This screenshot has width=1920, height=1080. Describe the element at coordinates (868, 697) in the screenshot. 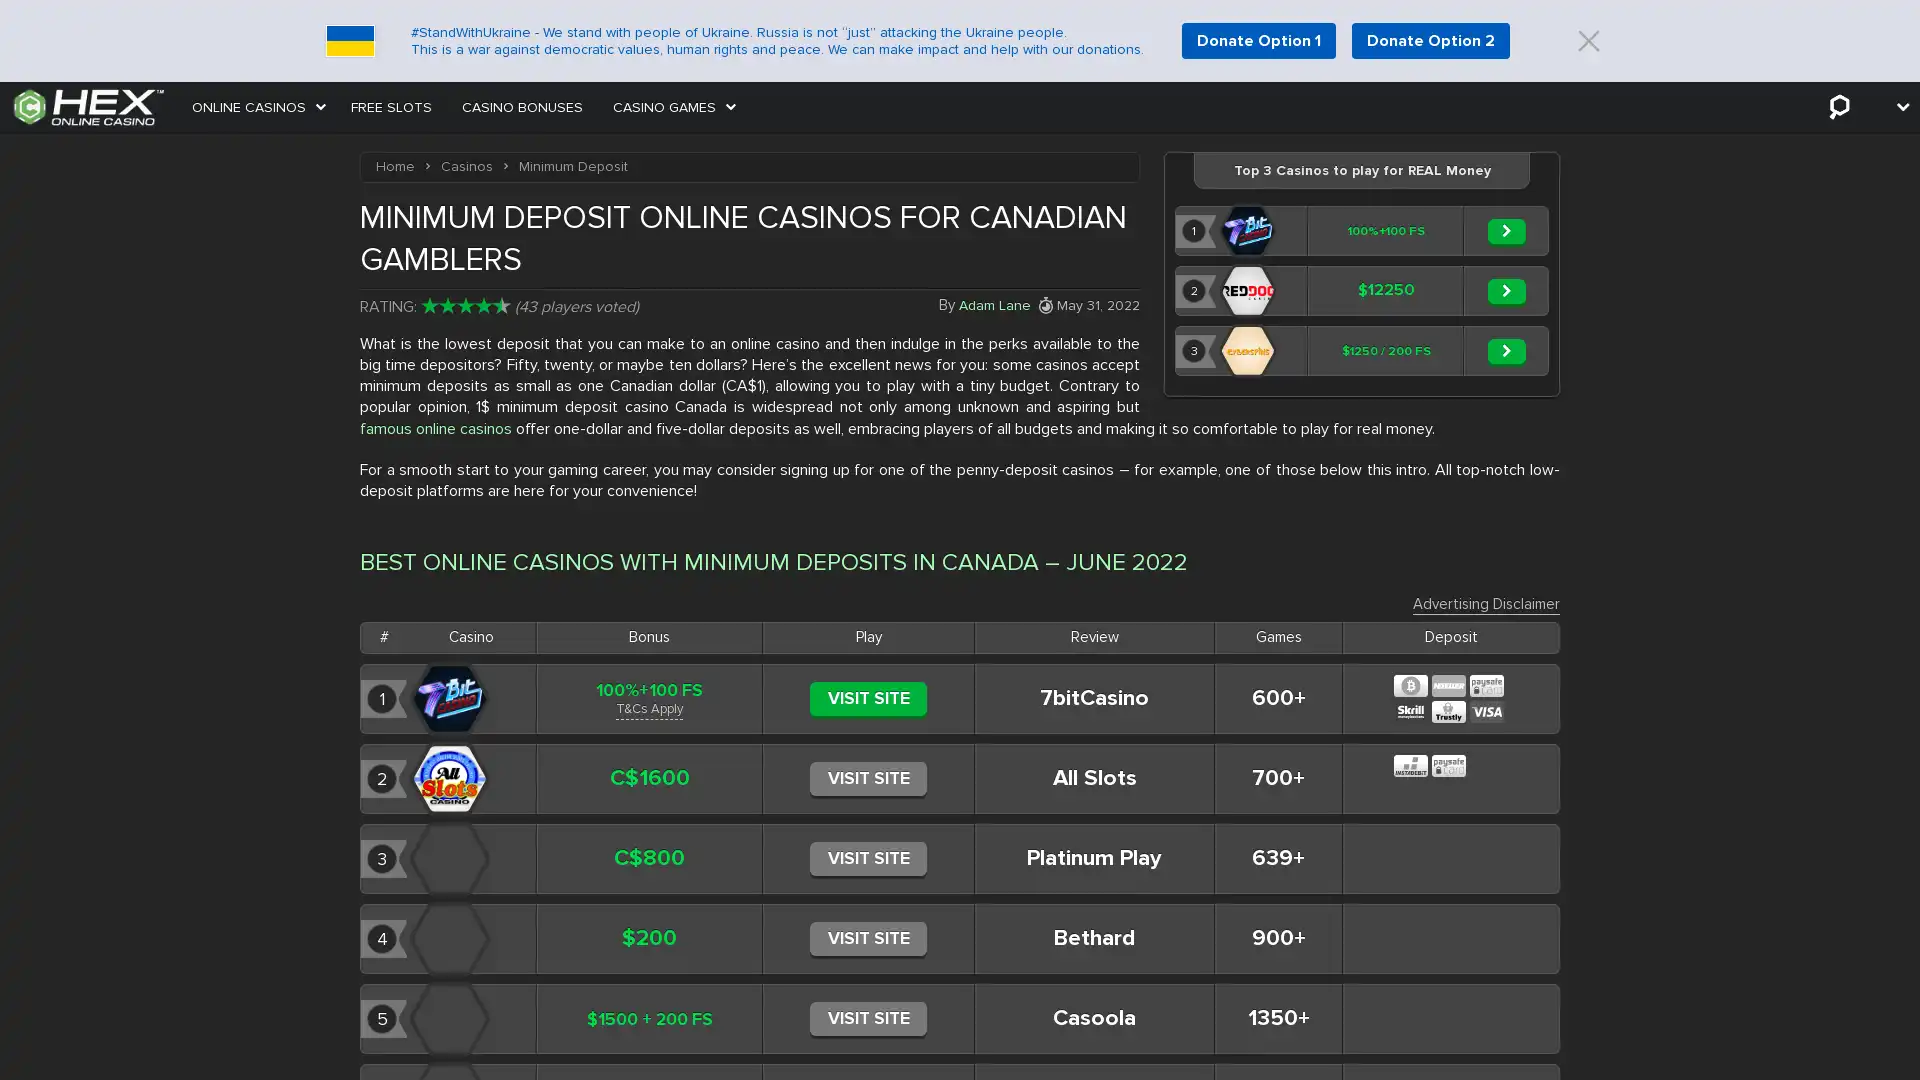

I see `VISIT SITE` at that location.